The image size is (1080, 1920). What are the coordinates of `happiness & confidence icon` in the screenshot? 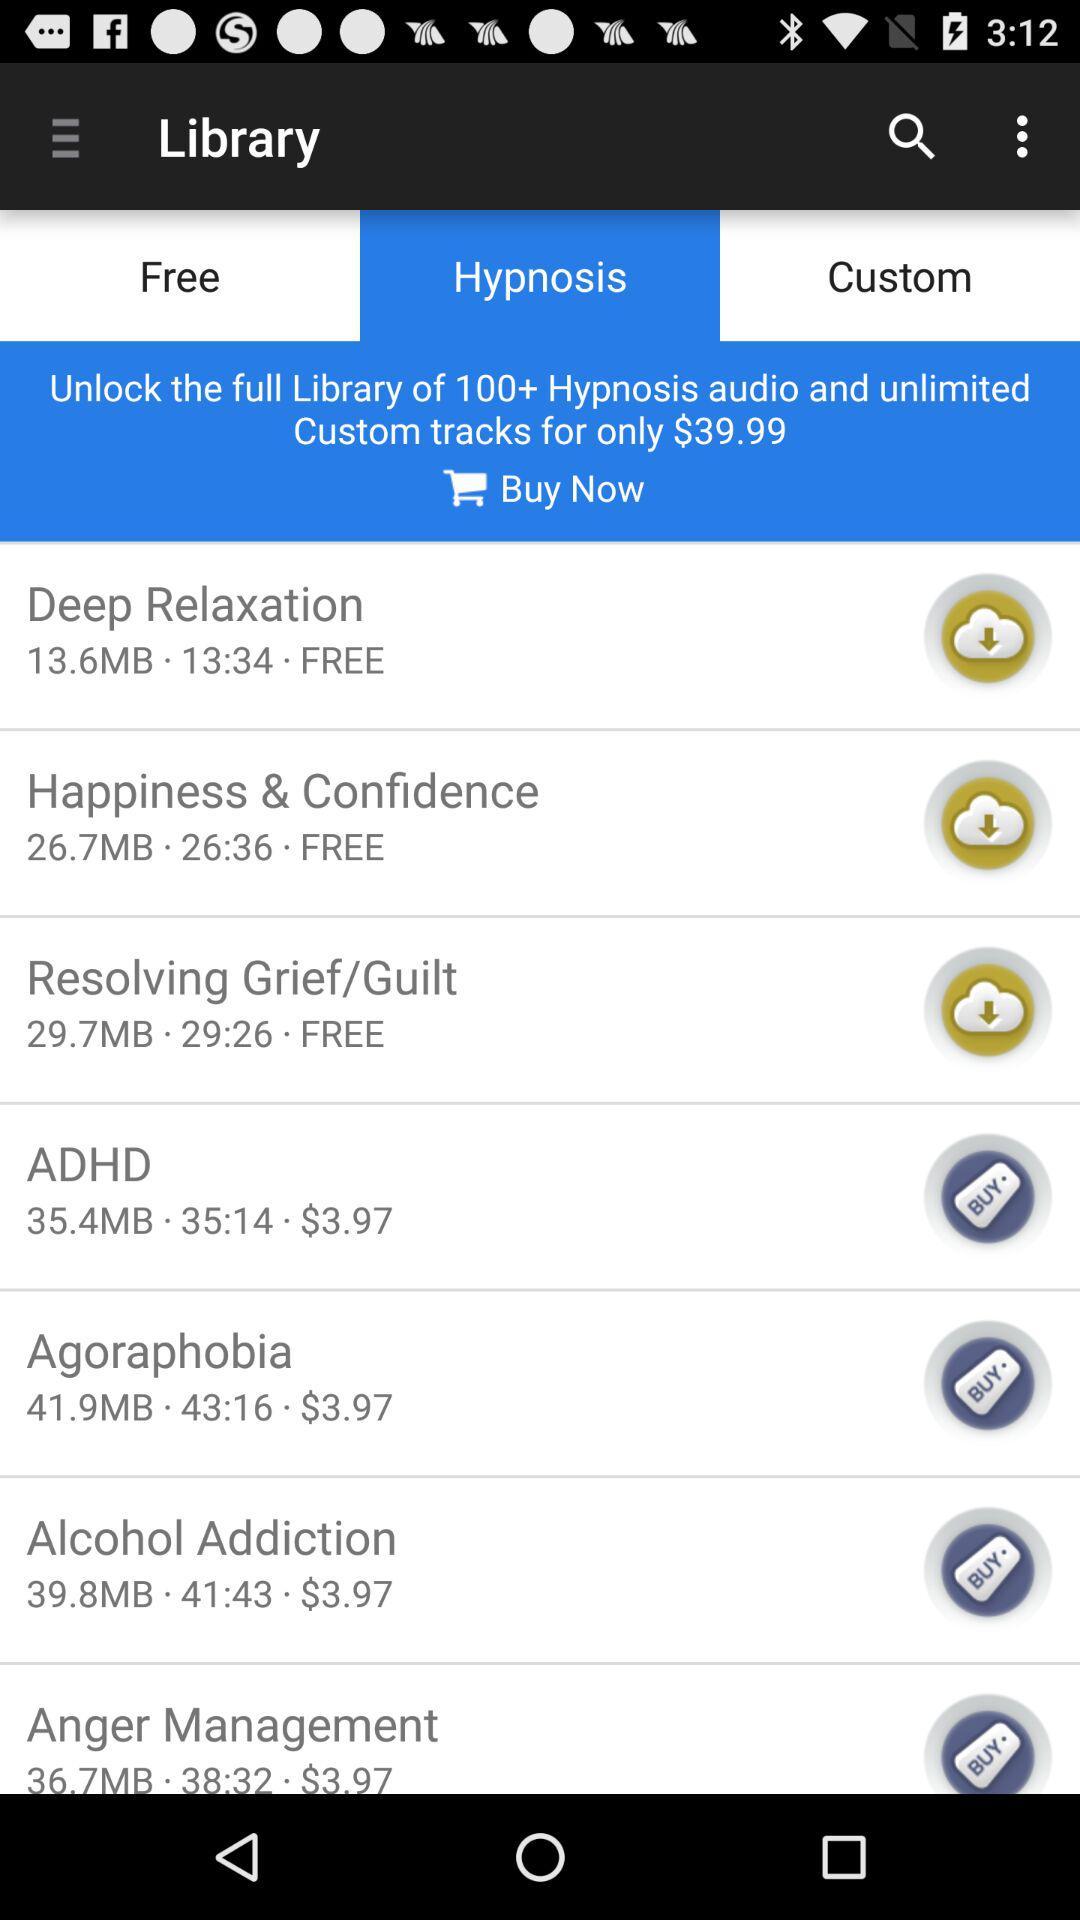 It's located at (461, 788).